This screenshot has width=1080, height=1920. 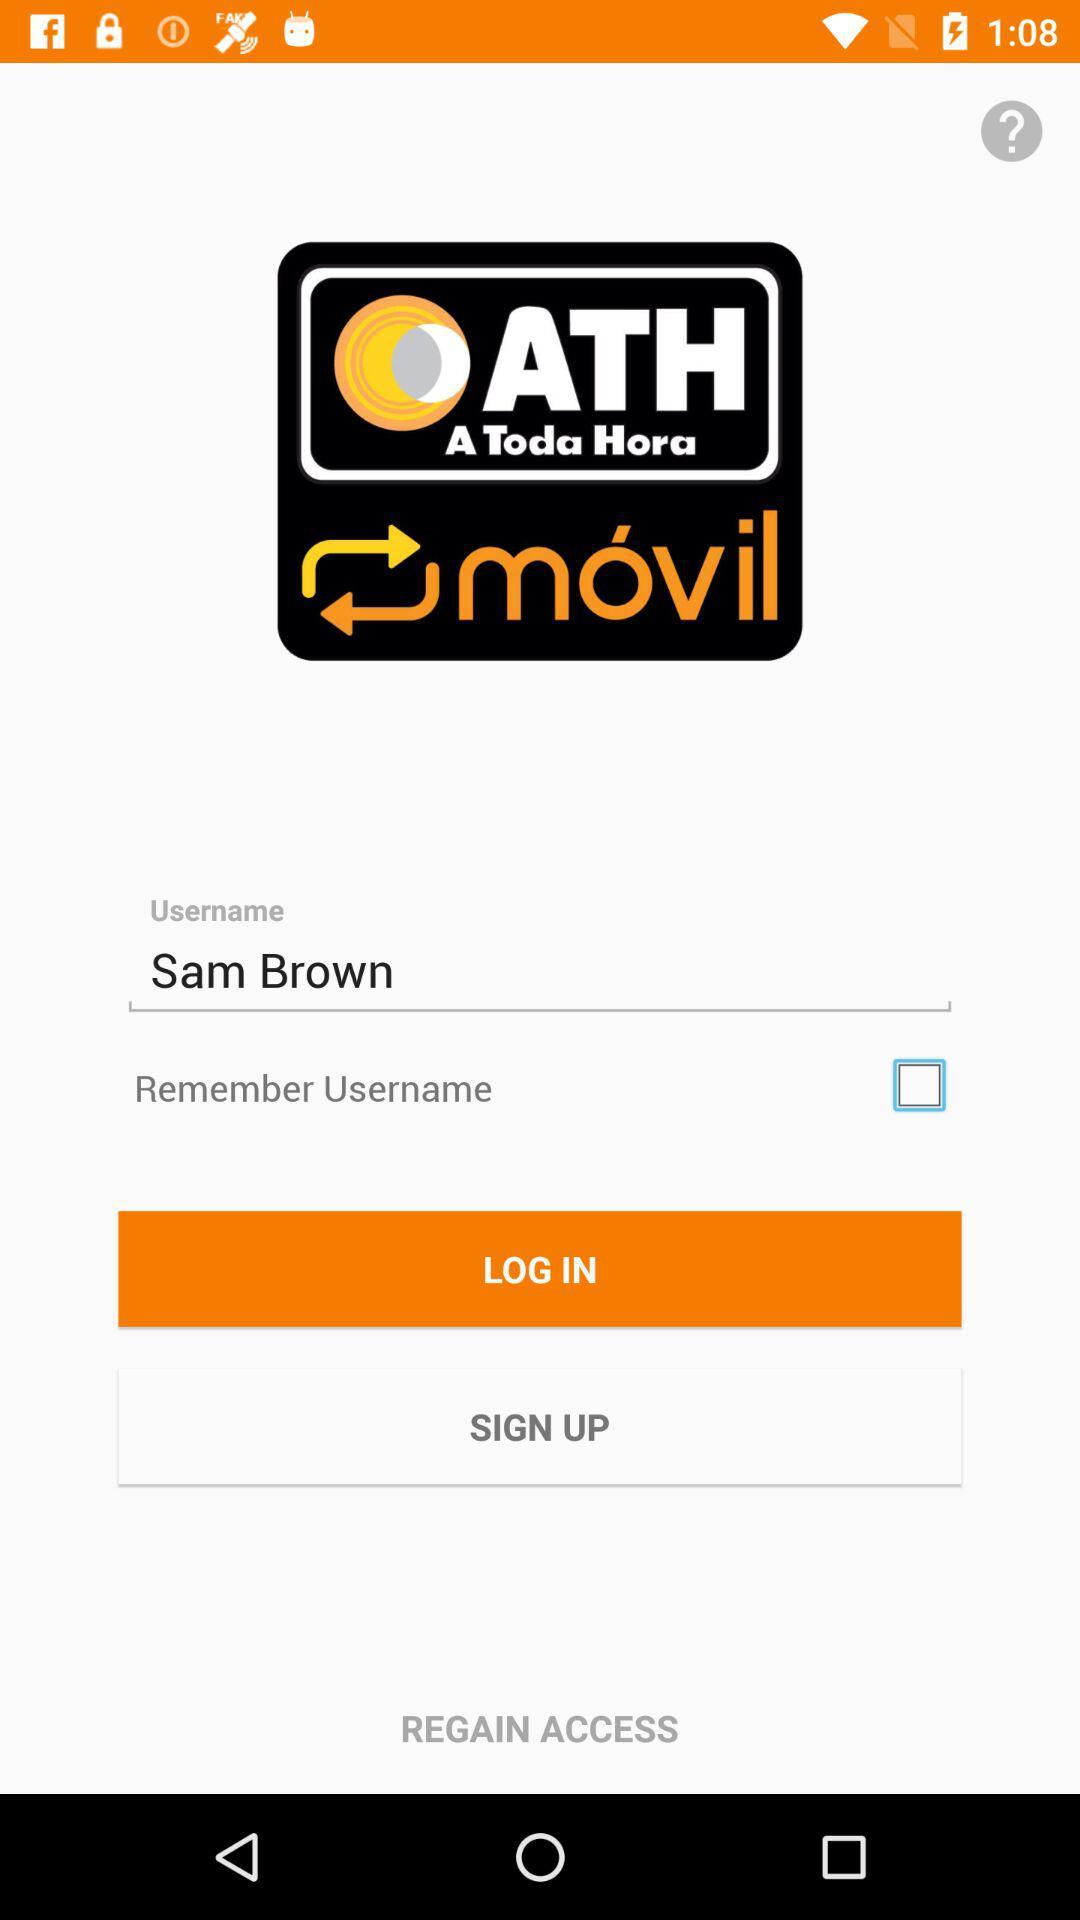 What do you see at coordinates (919, 1084) in the screenshot?
I see `the icon above log in icon` at bounding box center [919, 1084].